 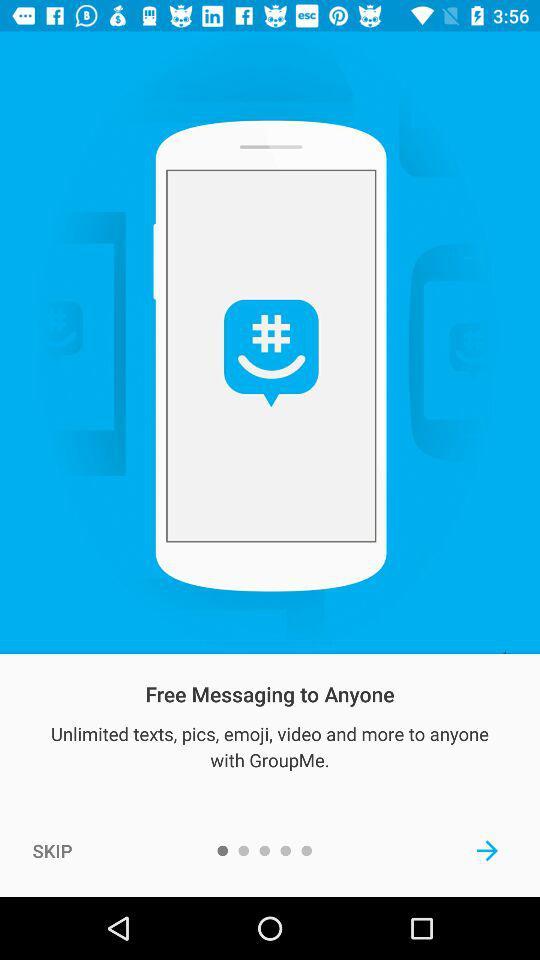 What do you see at coordinates (486, 849) in the screenshot?
I see `icon next to skip icon` at bounding box center [486, 849].